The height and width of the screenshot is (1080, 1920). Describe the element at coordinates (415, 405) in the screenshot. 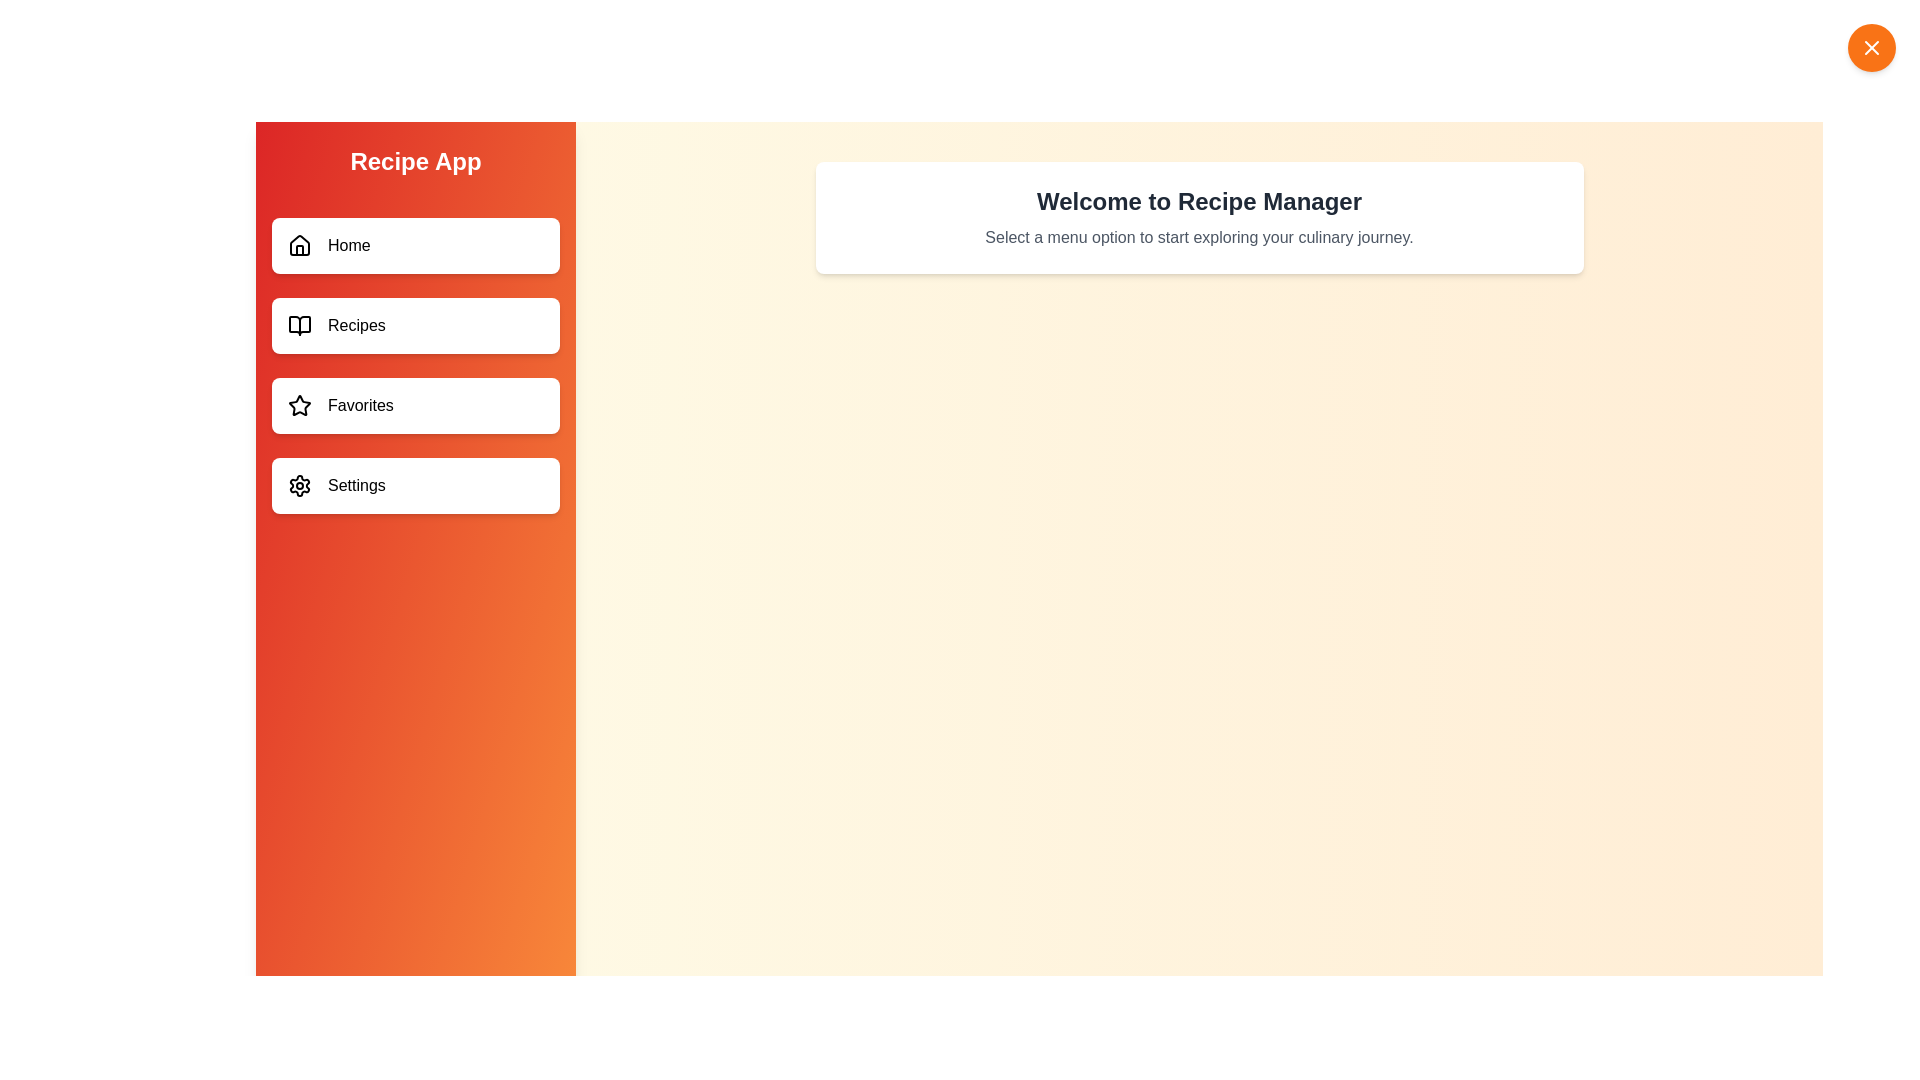

I see `the menu item labeled Favorites` at that location.